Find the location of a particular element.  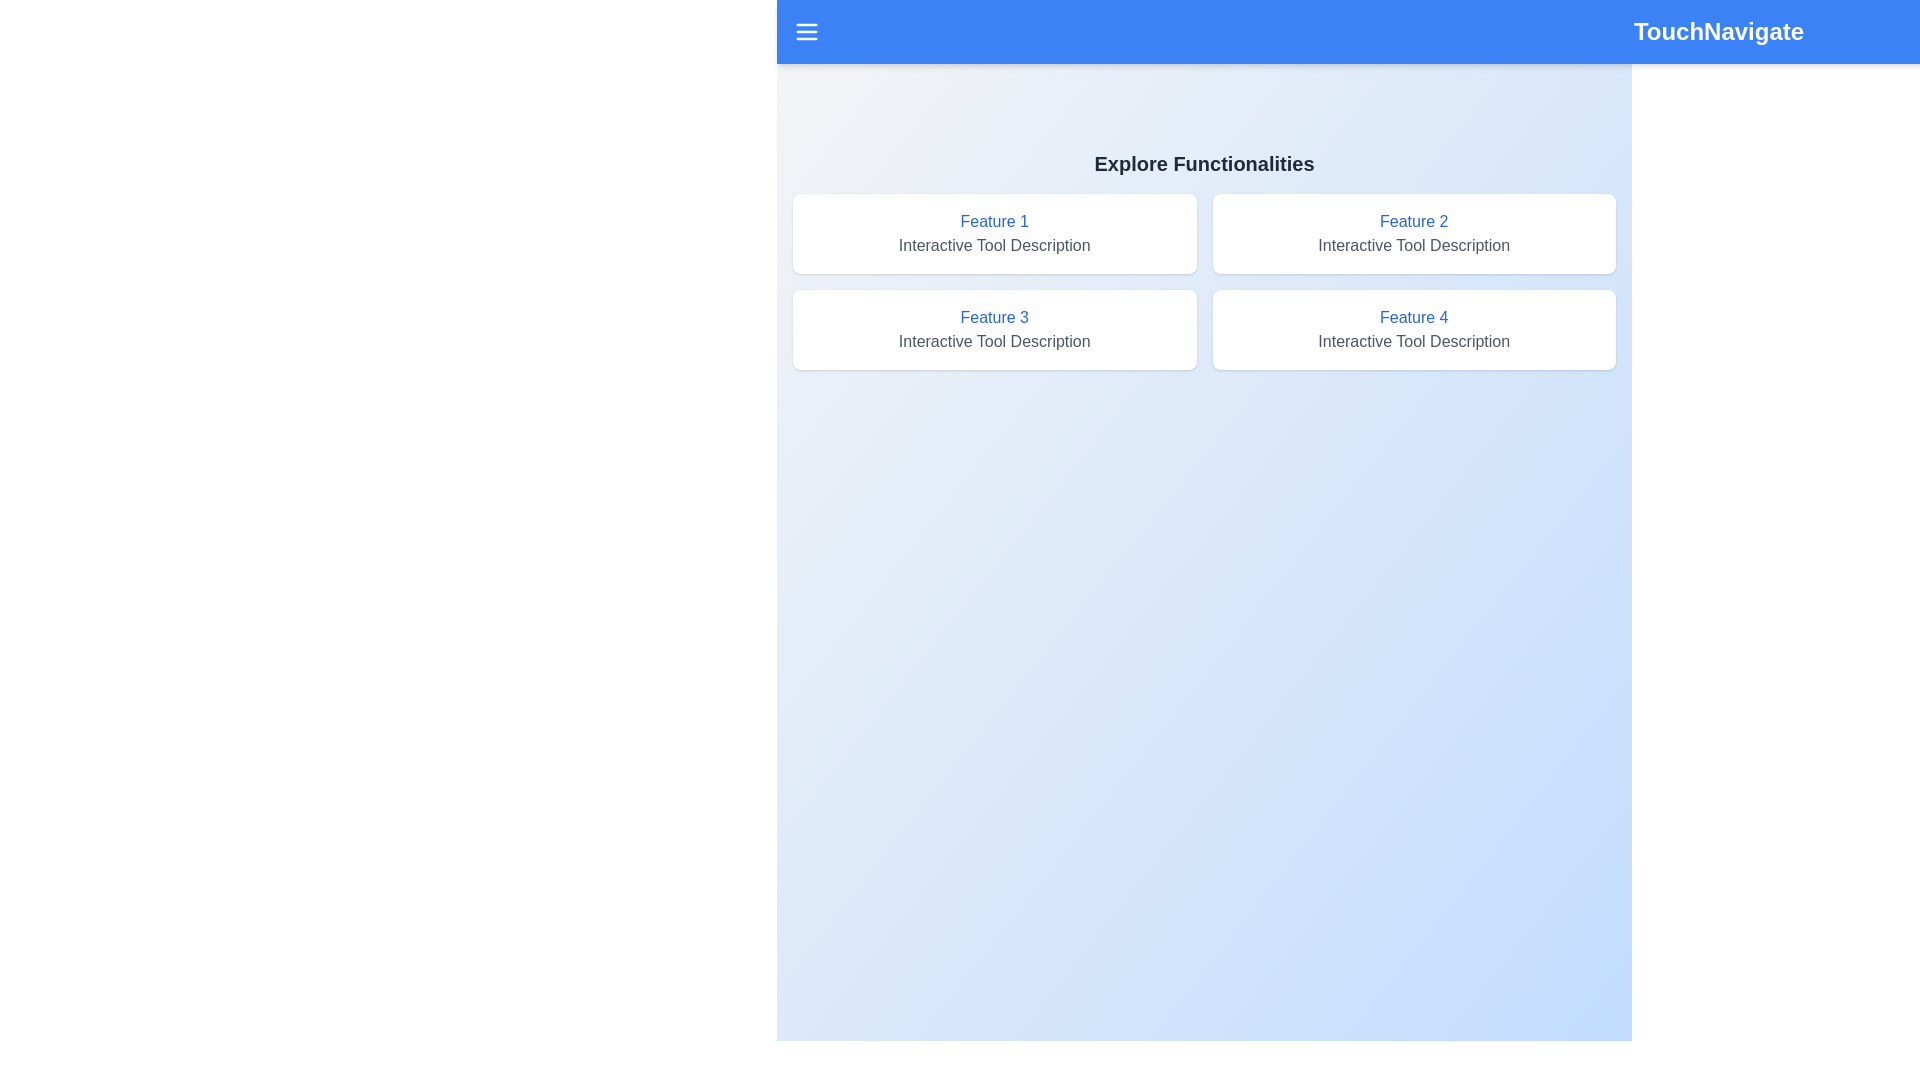

the menu icon in the top-left corner of the navigation bar is located at coordinates (806, 31).